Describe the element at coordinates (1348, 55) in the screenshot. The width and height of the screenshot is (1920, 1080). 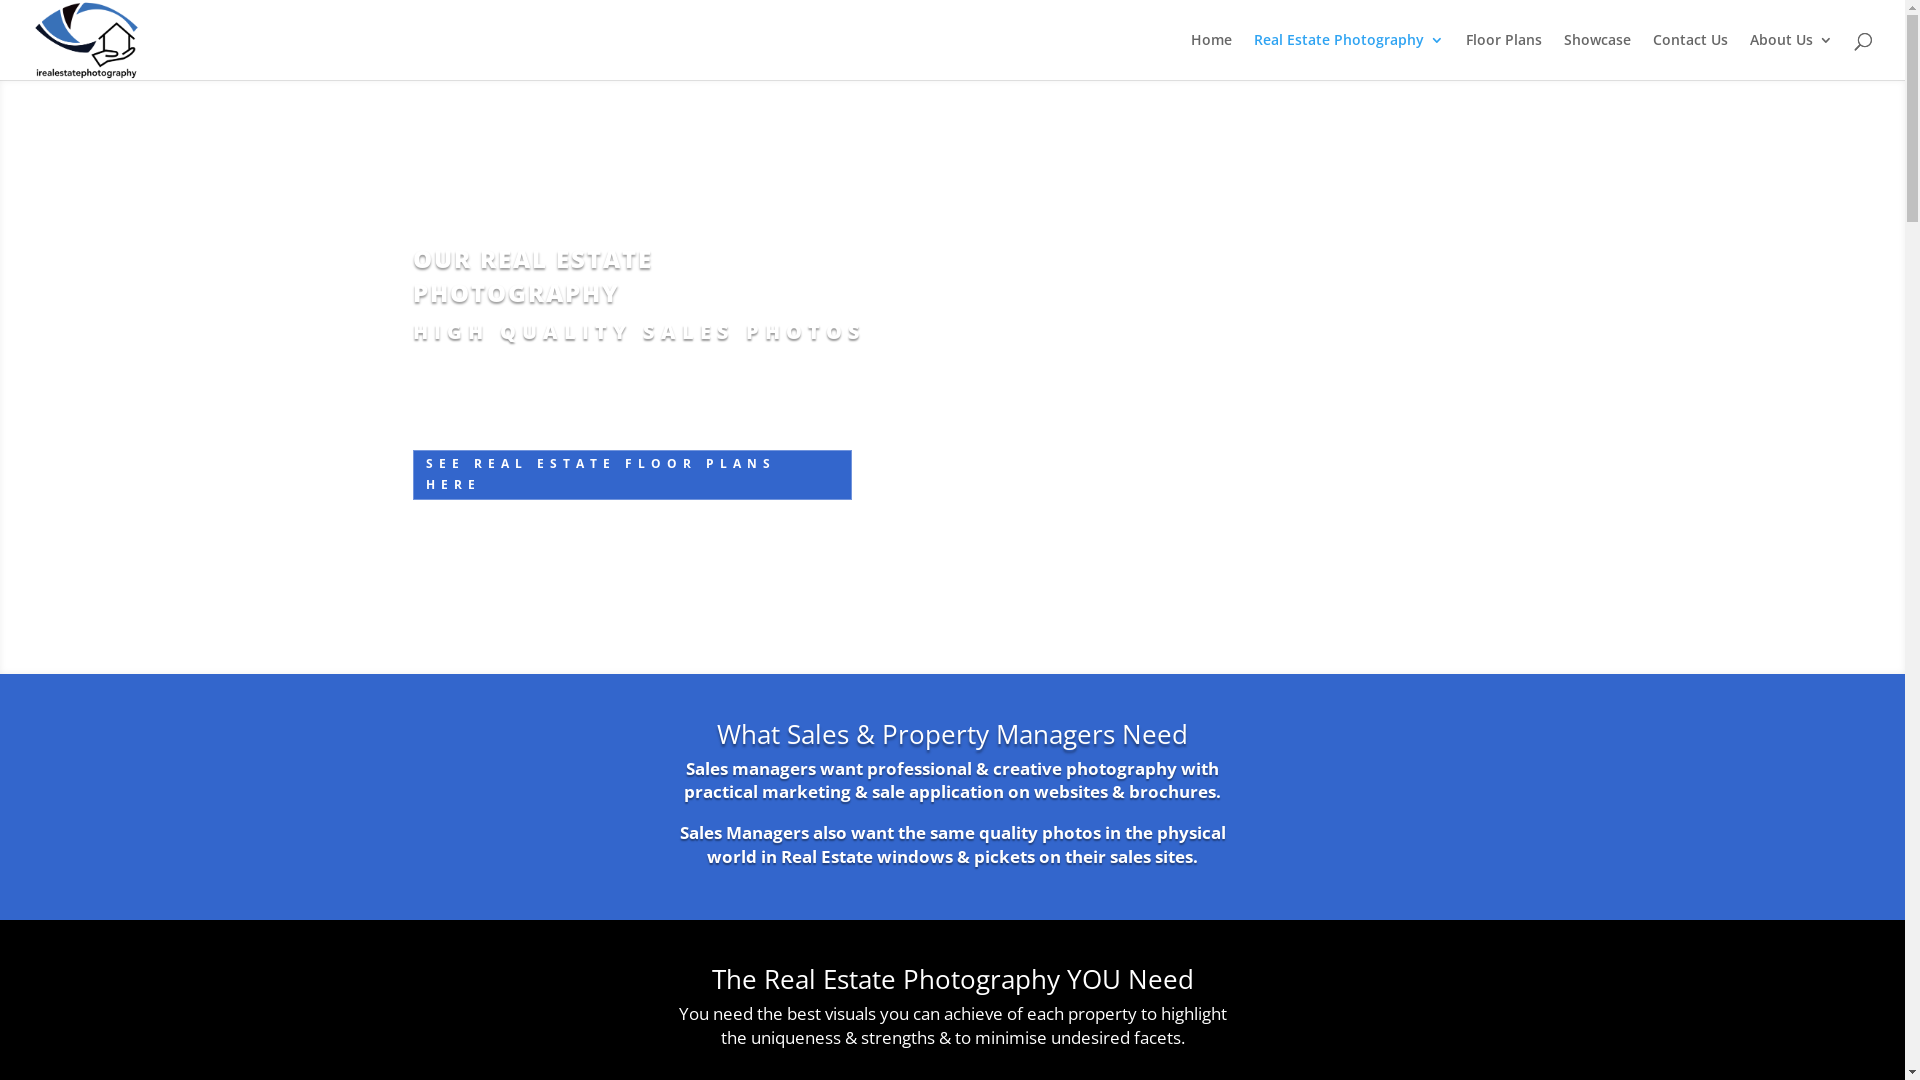
I see `'Real Estate Photography'` at that location.